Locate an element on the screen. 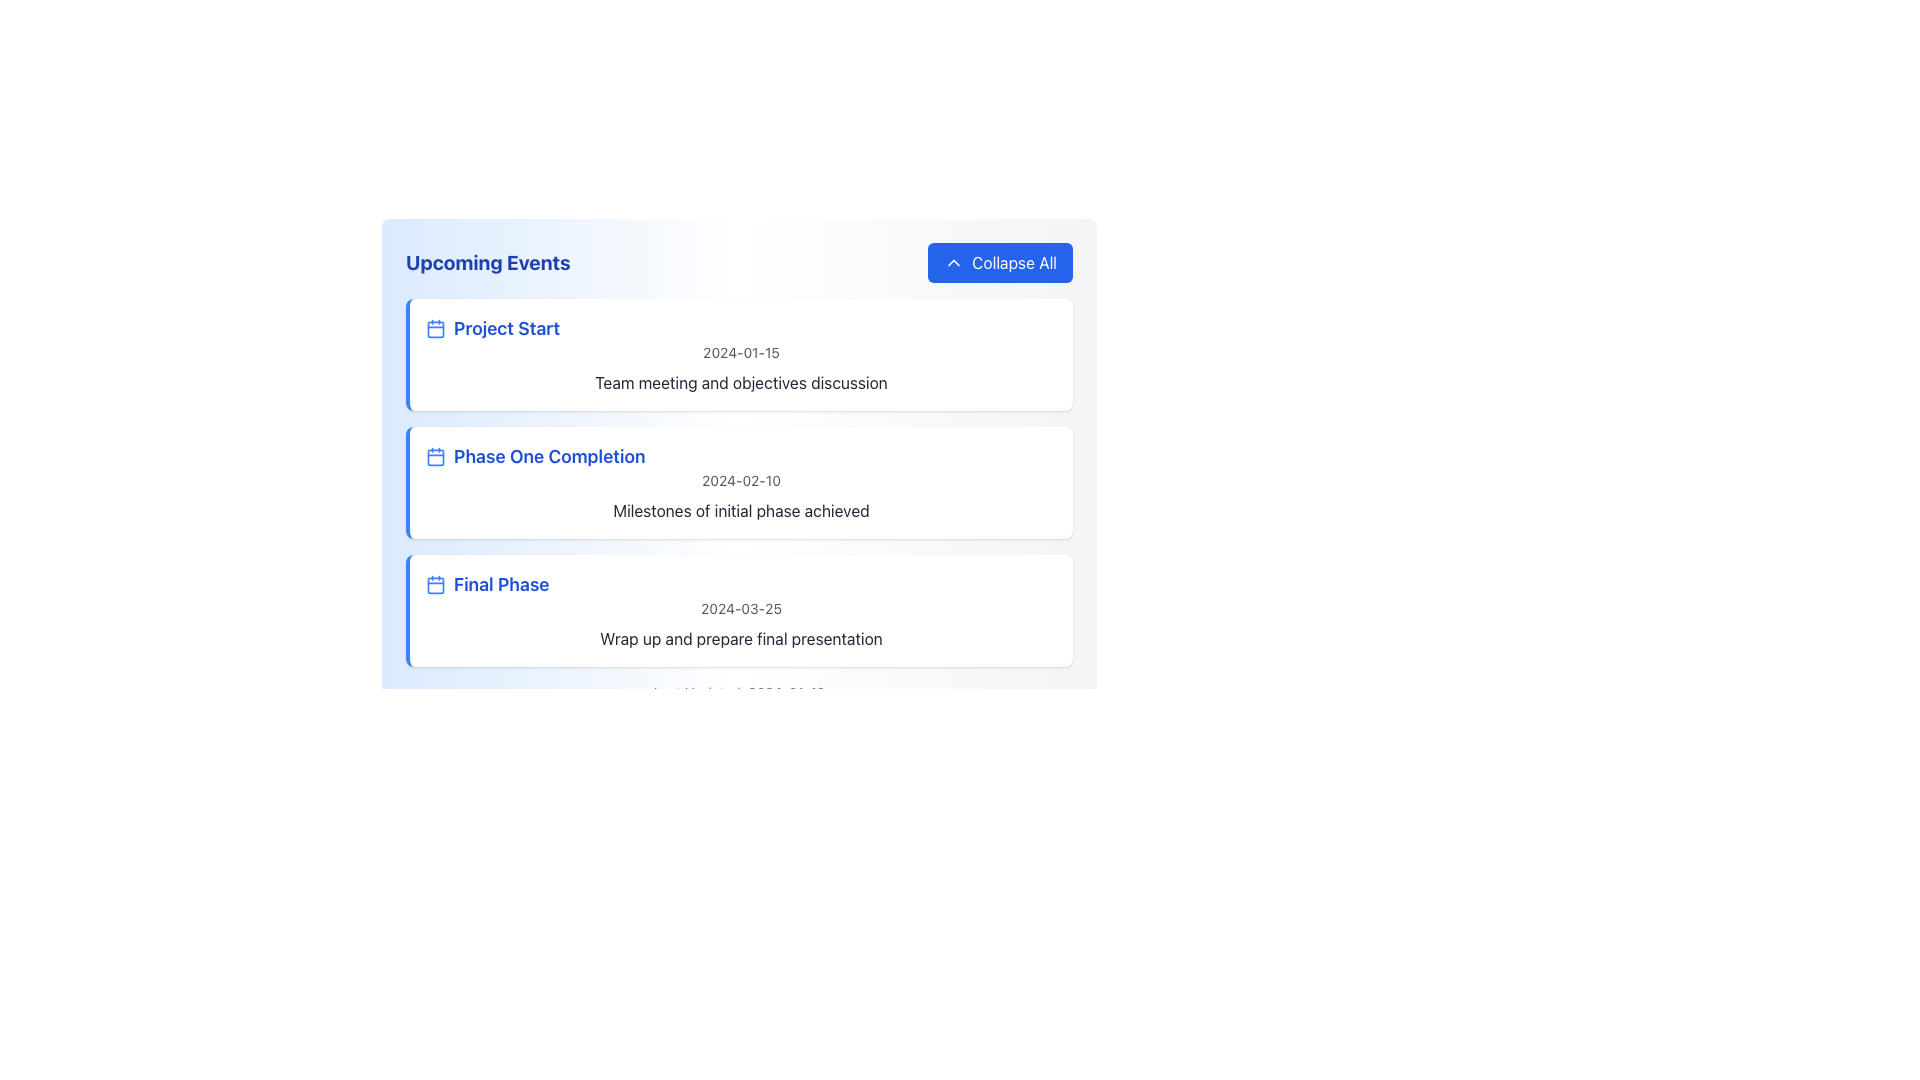 This screenshot has width=1920, height=1080. the text label displaying the date '2024-02-10', which is styled in a small gray font, located in the center-right portion of the card for 'Phase One Completion' is located at coordinates (740, 481).